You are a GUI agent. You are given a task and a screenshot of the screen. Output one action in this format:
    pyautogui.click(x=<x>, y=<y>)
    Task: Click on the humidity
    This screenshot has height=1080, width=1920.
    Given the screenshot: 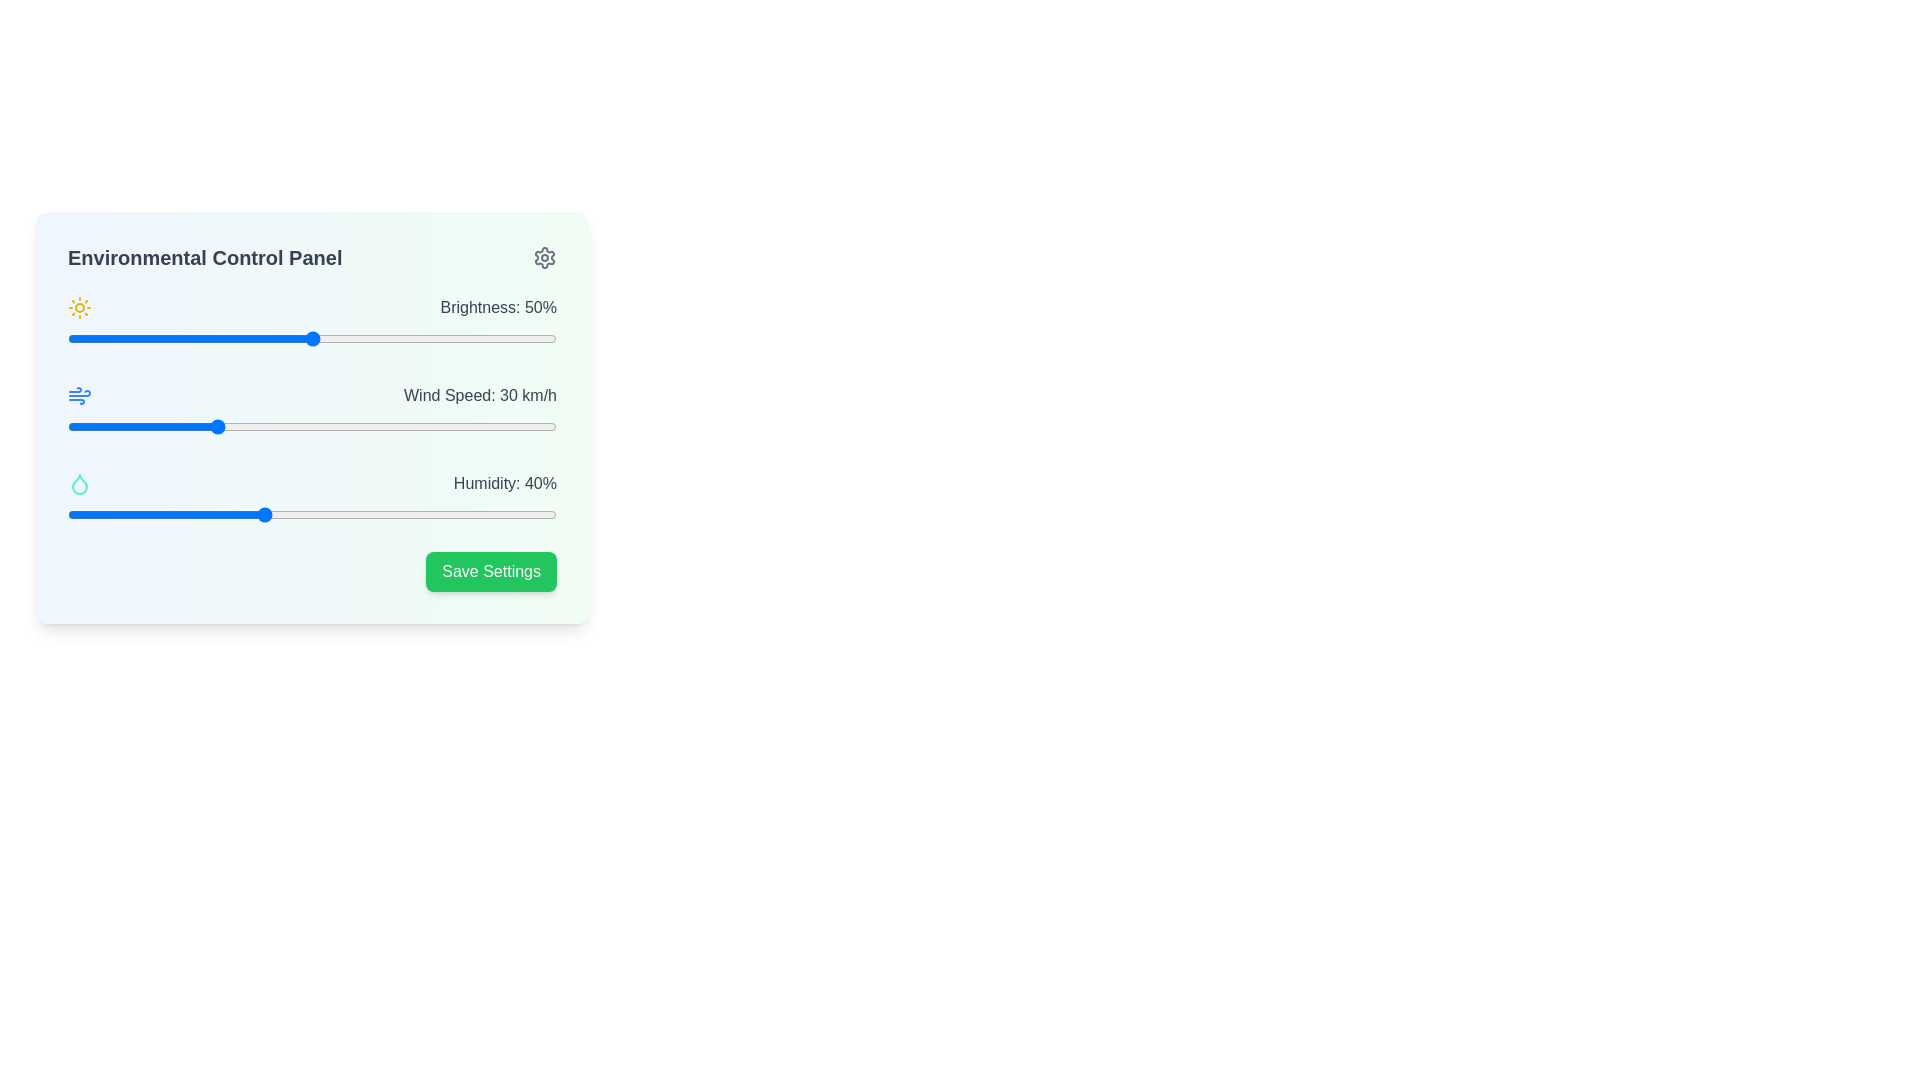 What is the action you would take?
    pyautogui.click(x=282, y=514)
    